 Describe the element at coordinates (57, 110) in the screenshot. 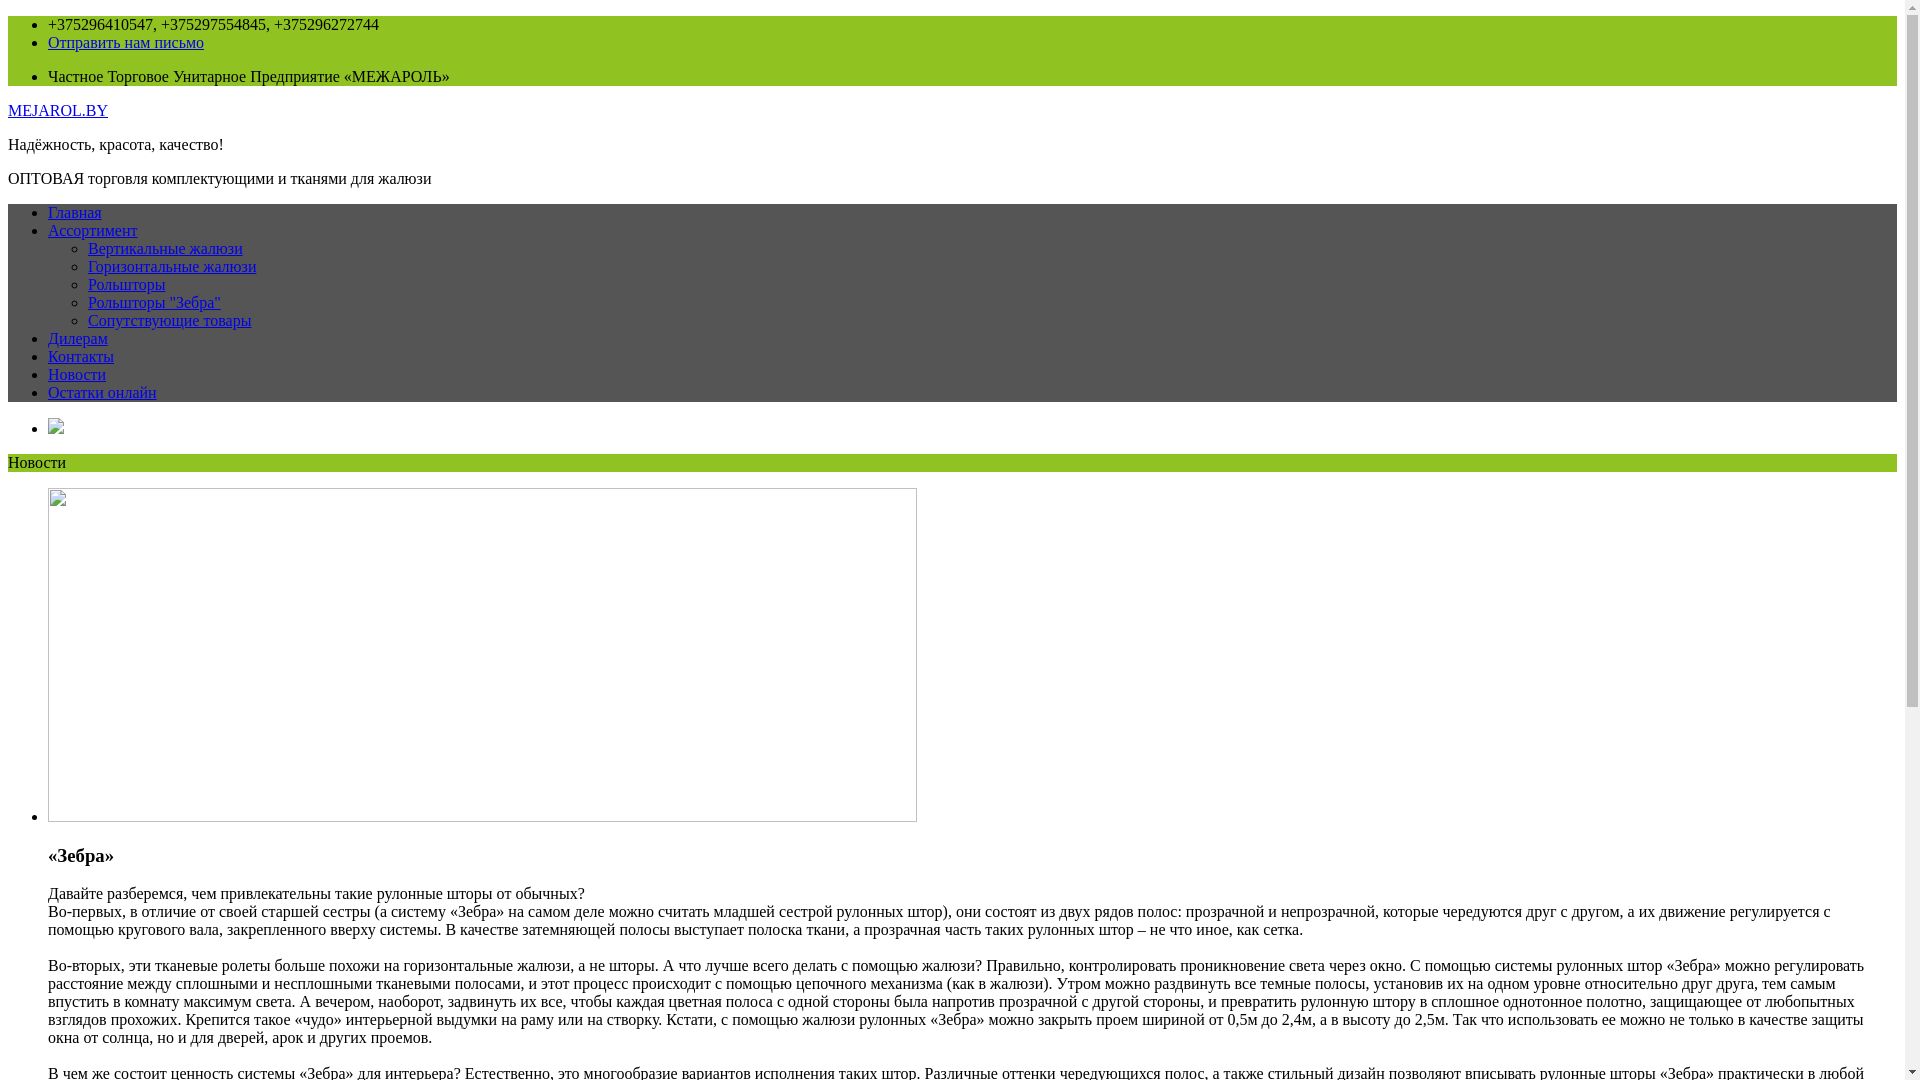

I see `'MEJAROL.BY'` at that location.